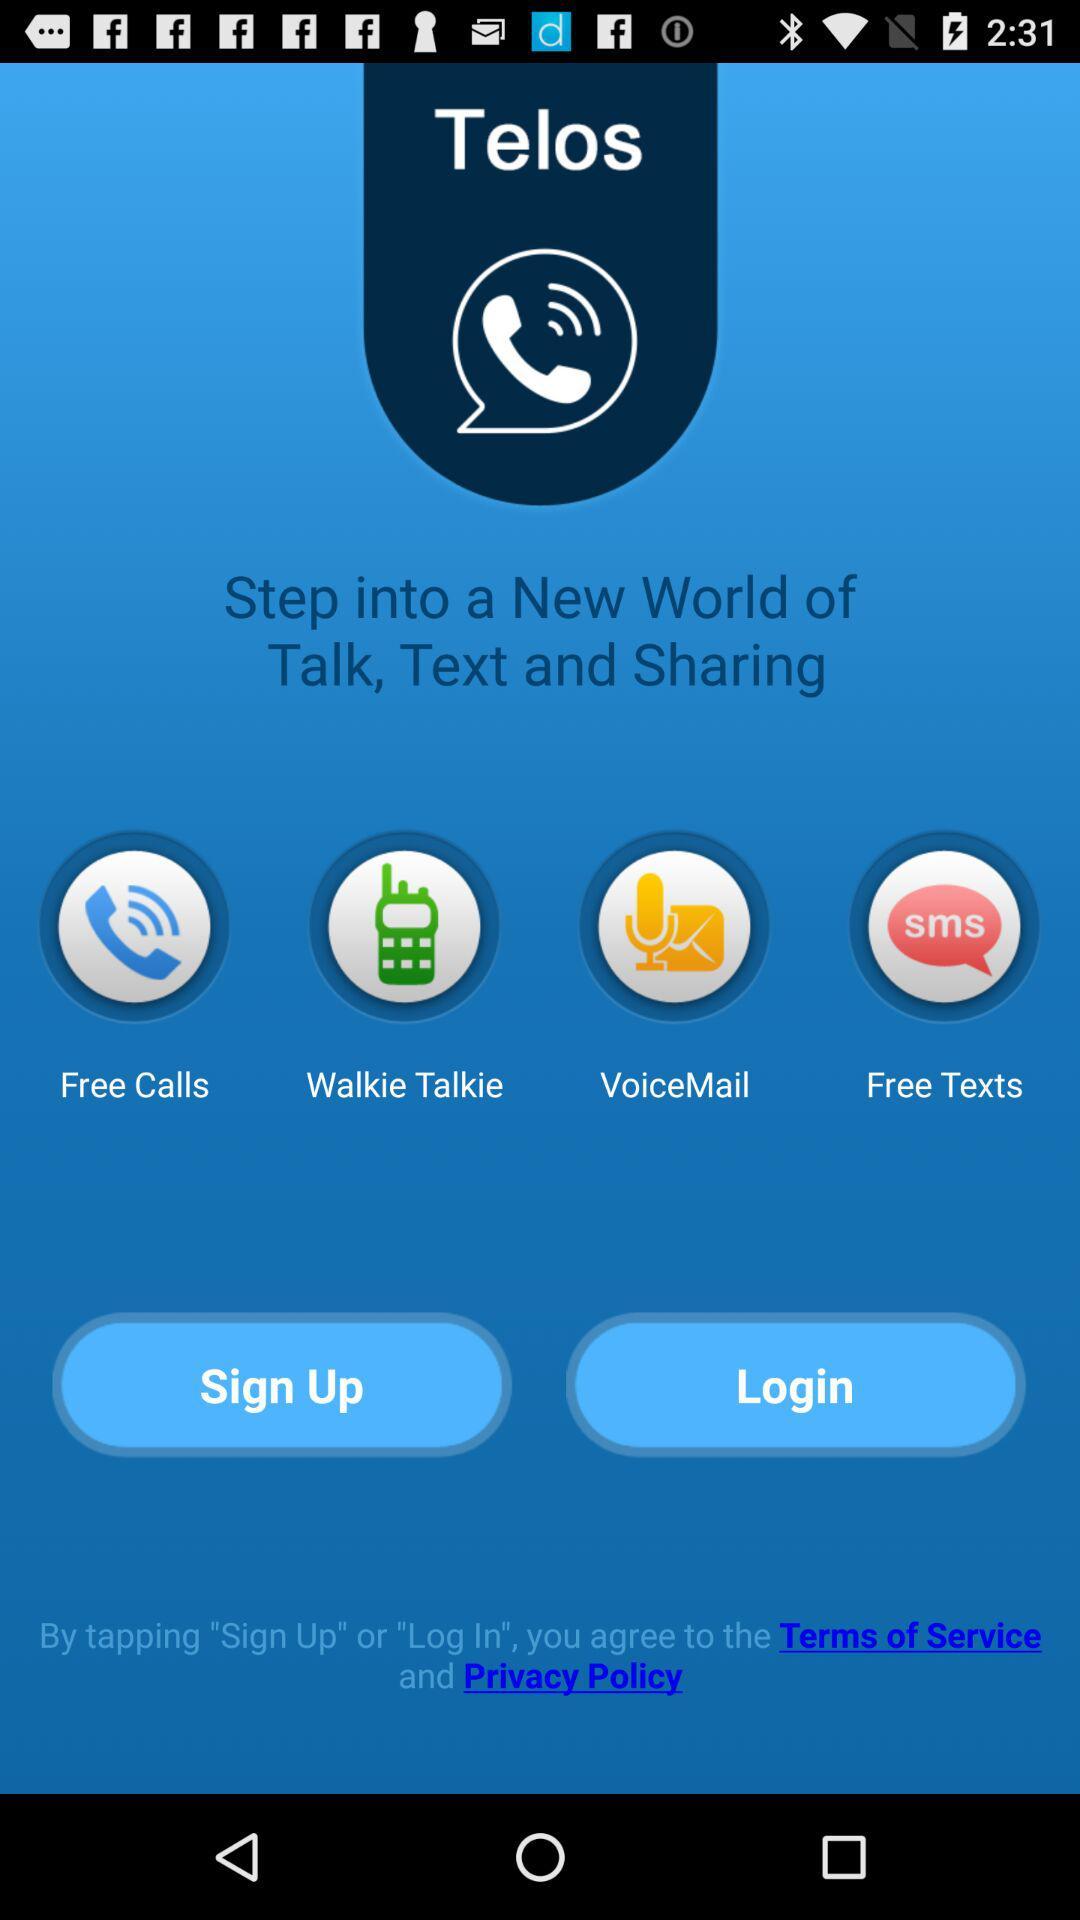 The width and height of the screenshot is (1080, 1920). Describe the element at coordinates (795, 1385) in the screenshot. I see `the item at the bottom right corner` at that location.